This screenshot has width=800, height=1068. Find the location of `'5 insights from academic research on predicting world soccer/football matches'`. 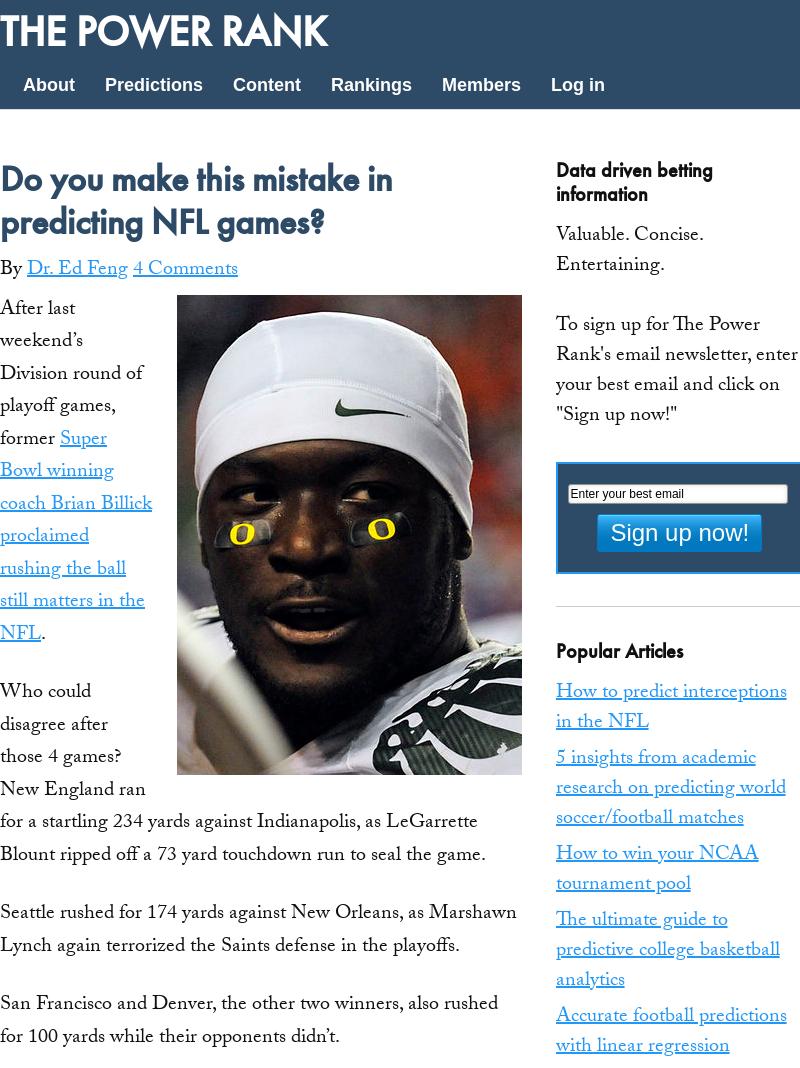

'5 insights from academic research on predicting world soccer/football matches' is located at coordinates (554, 789).